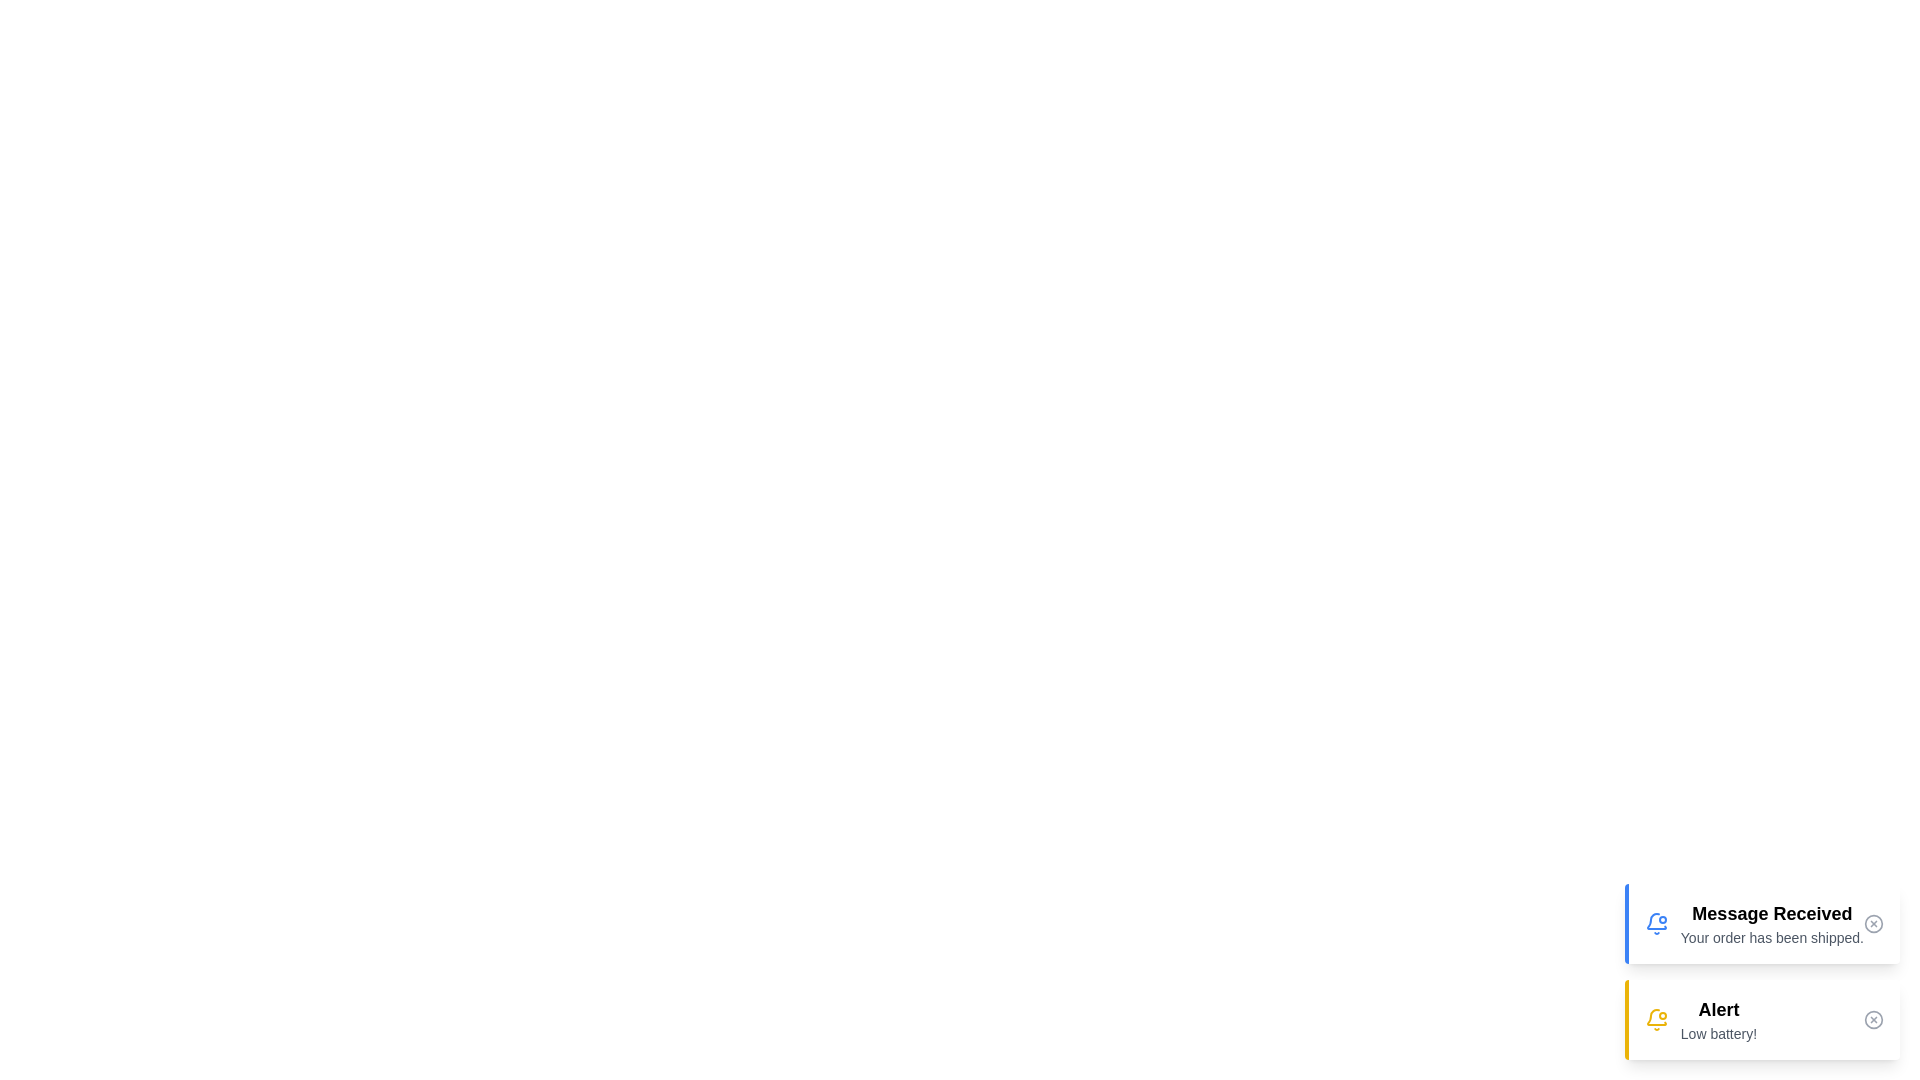 The height and width of the screenshot is (1080, 1920). What do you see at coordinates (1761, 1019) in the screenshot?
I see `the notification with title Alert` at bounding box center [1761, 1019].